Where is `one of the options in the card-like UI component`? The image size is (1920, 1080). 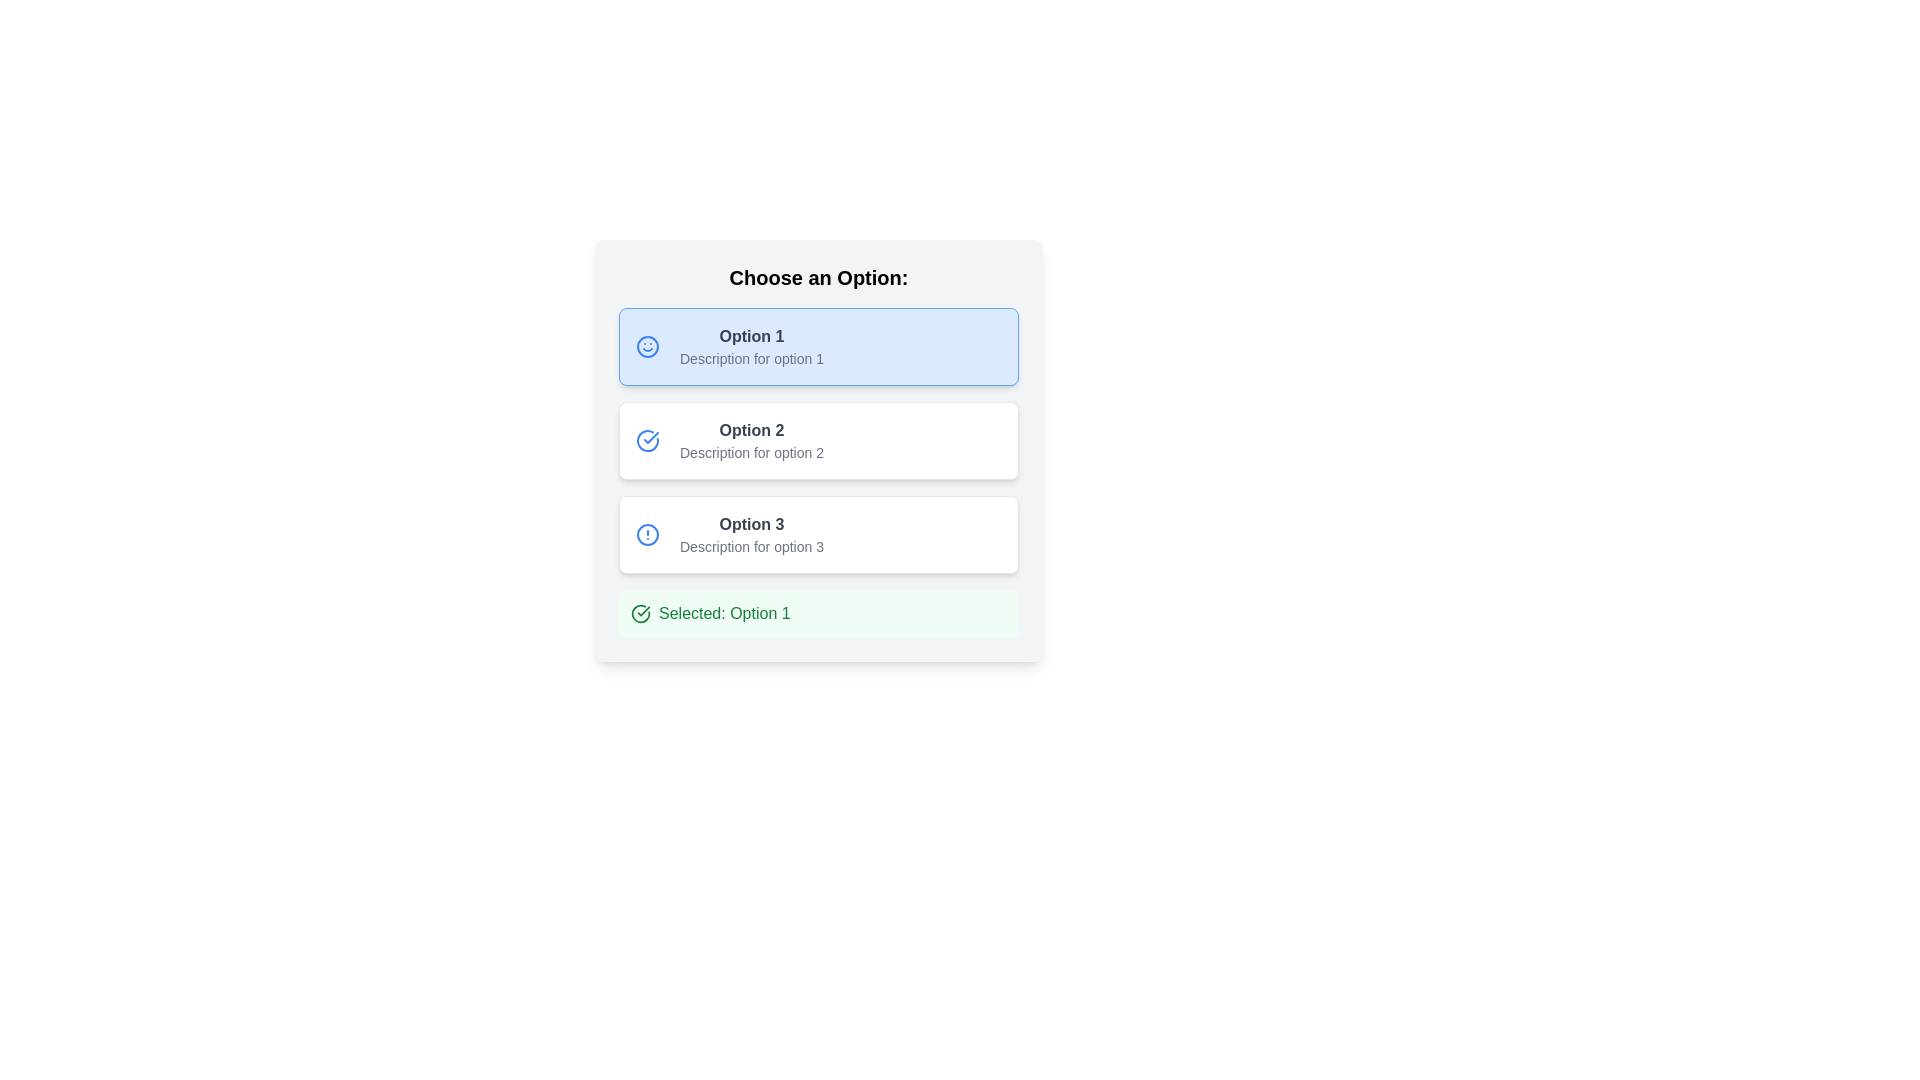 one of the options in the card-like UI component is located at coordinates (819, 451).